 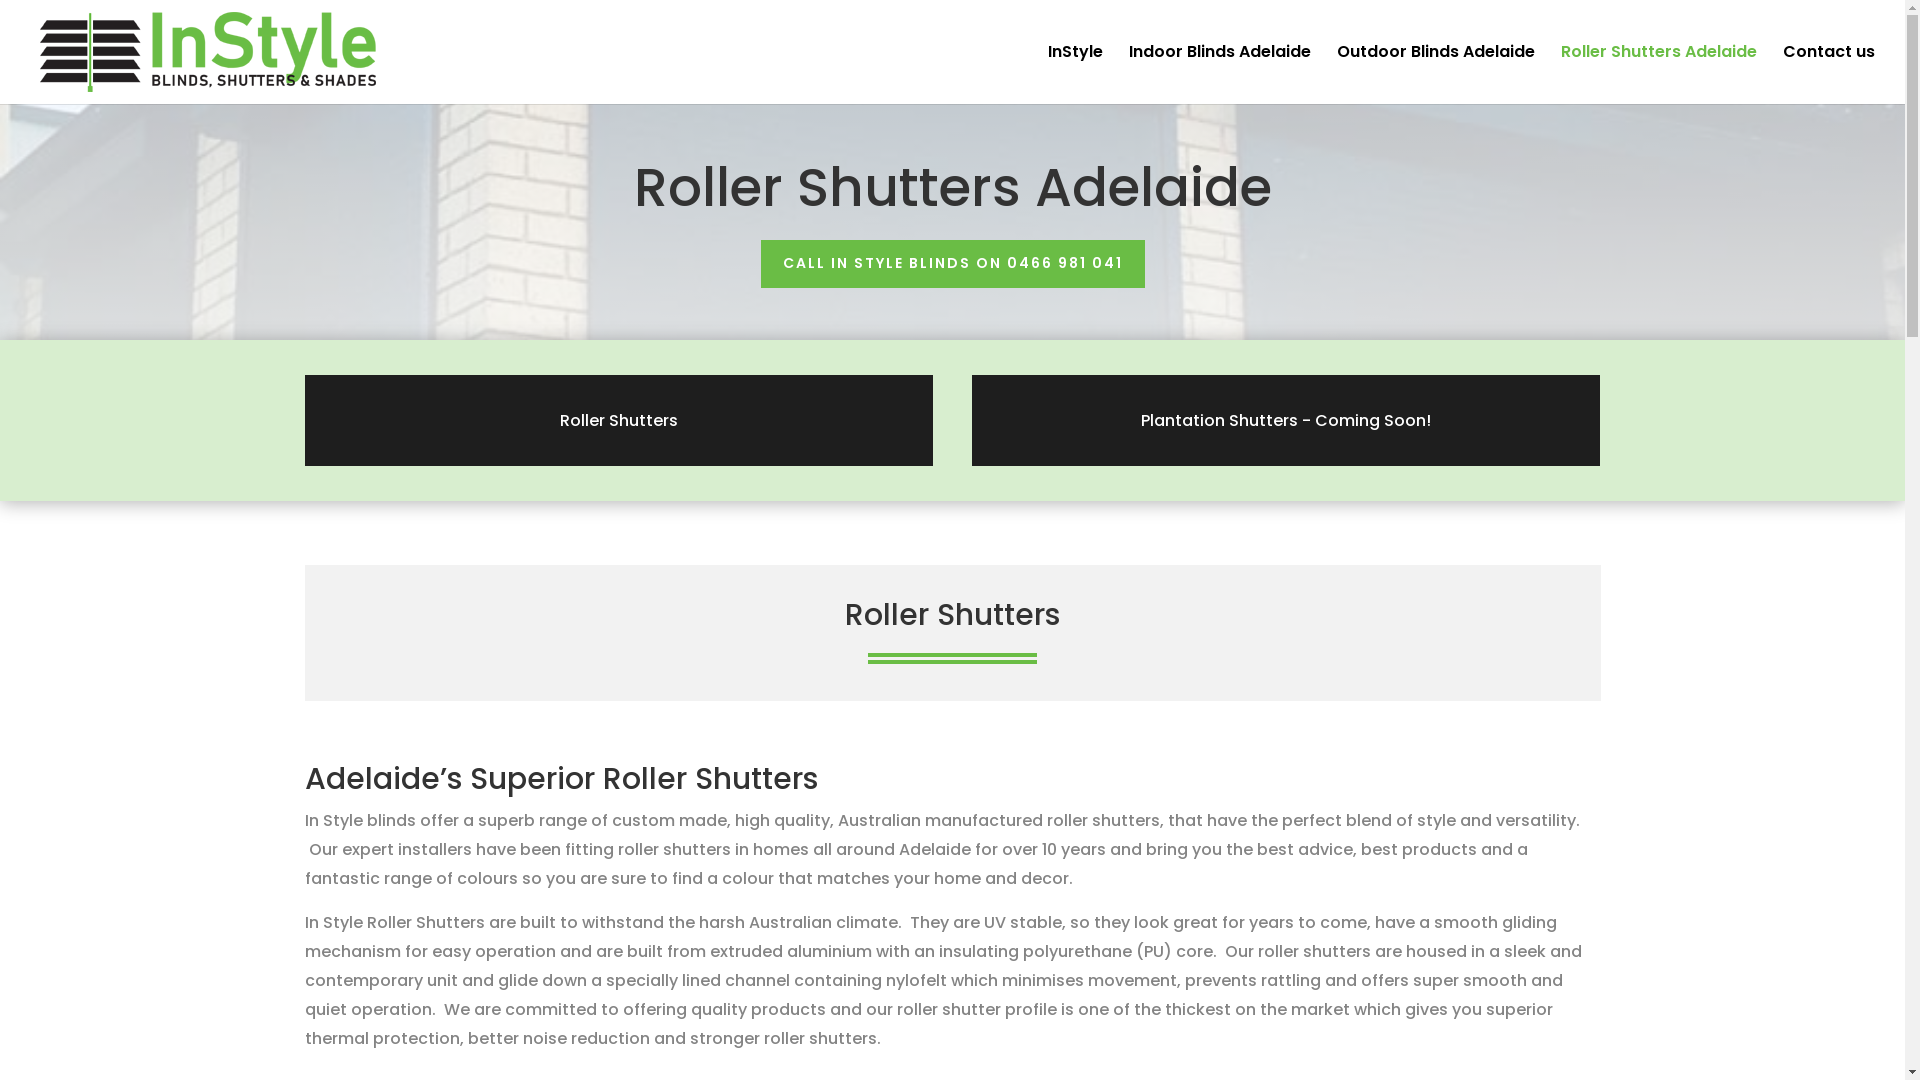 What do you see at coordinates (1782, 73) in the screenshot?
I see `'Contact us'` at bounding box center [1782, 73].